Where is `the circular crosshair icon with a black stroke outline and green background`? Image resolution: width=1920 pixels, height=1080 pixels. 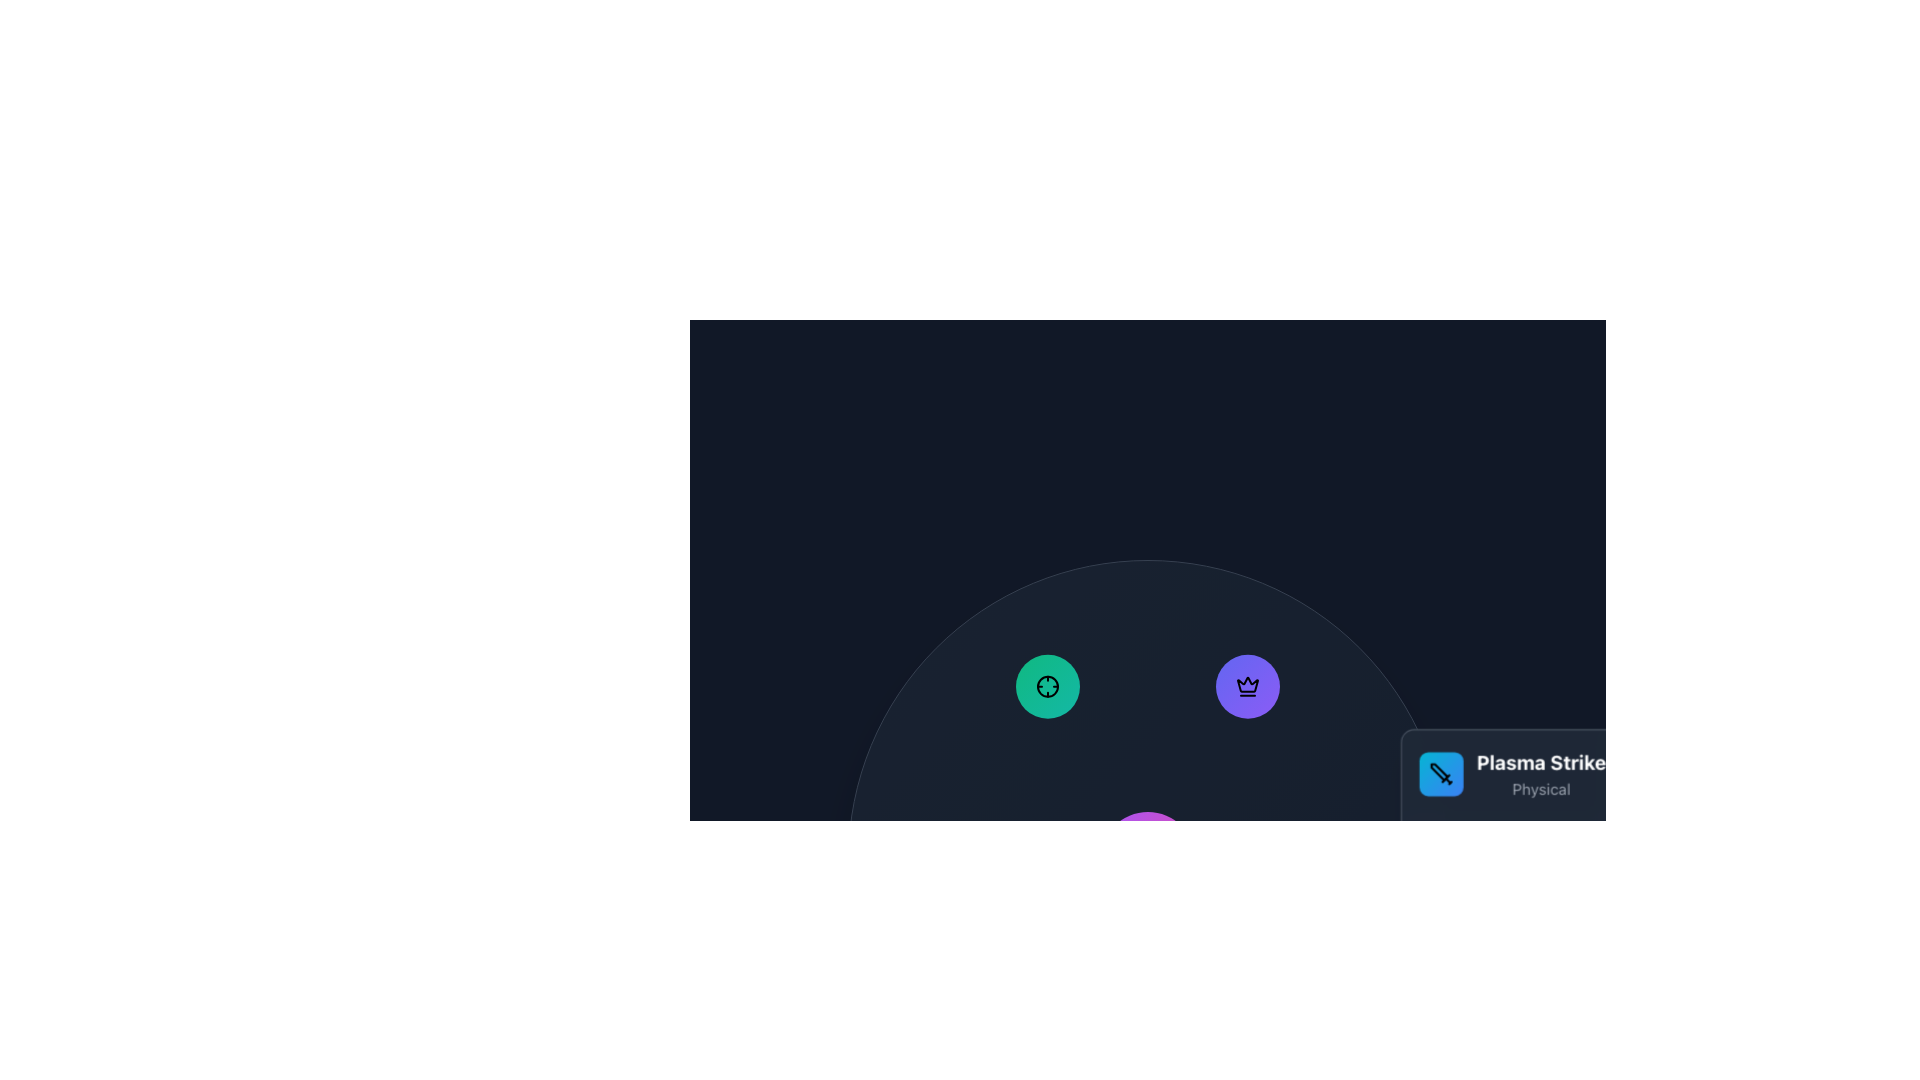
the circular crosshair icon with a black stroke outline and green background is located at coordinates (1046, 685).